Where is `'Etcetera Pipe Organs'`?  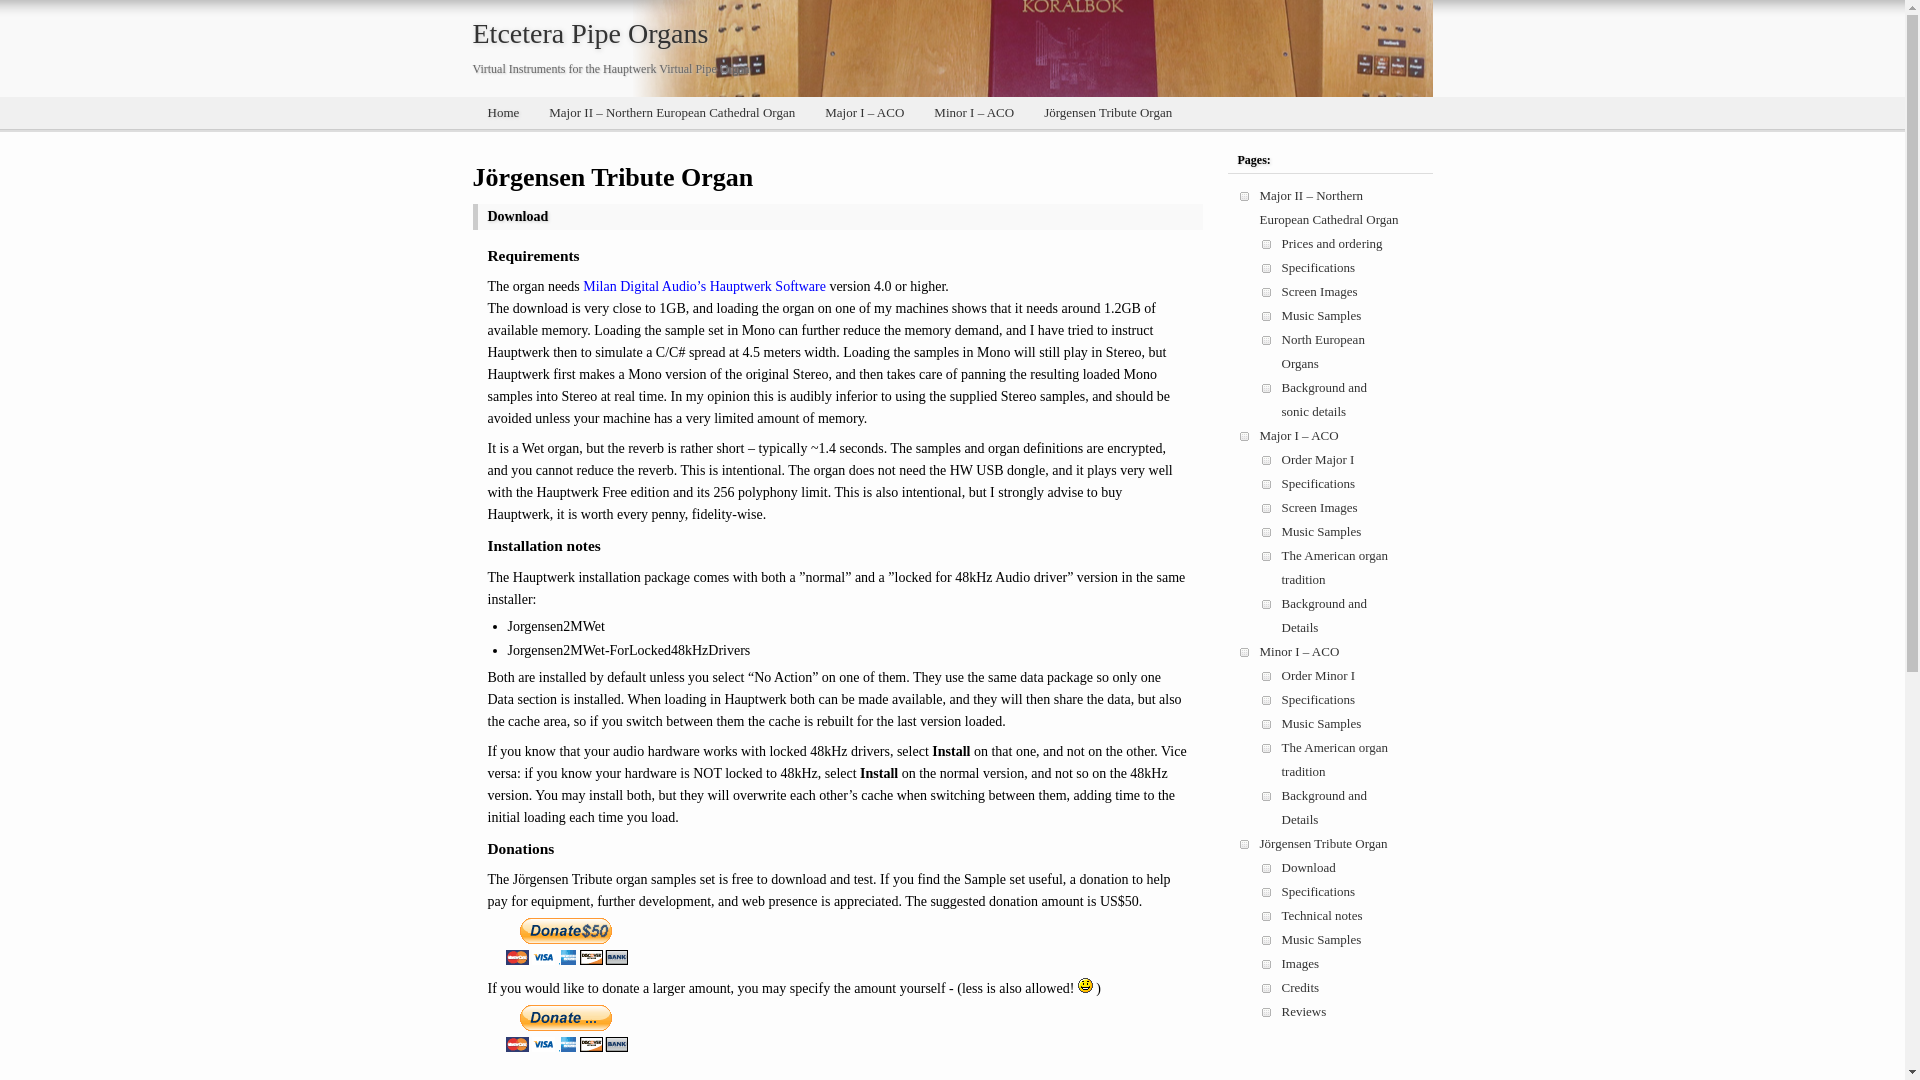 'Etcetera Pipe Organs' is located at coordinates (589, 33).